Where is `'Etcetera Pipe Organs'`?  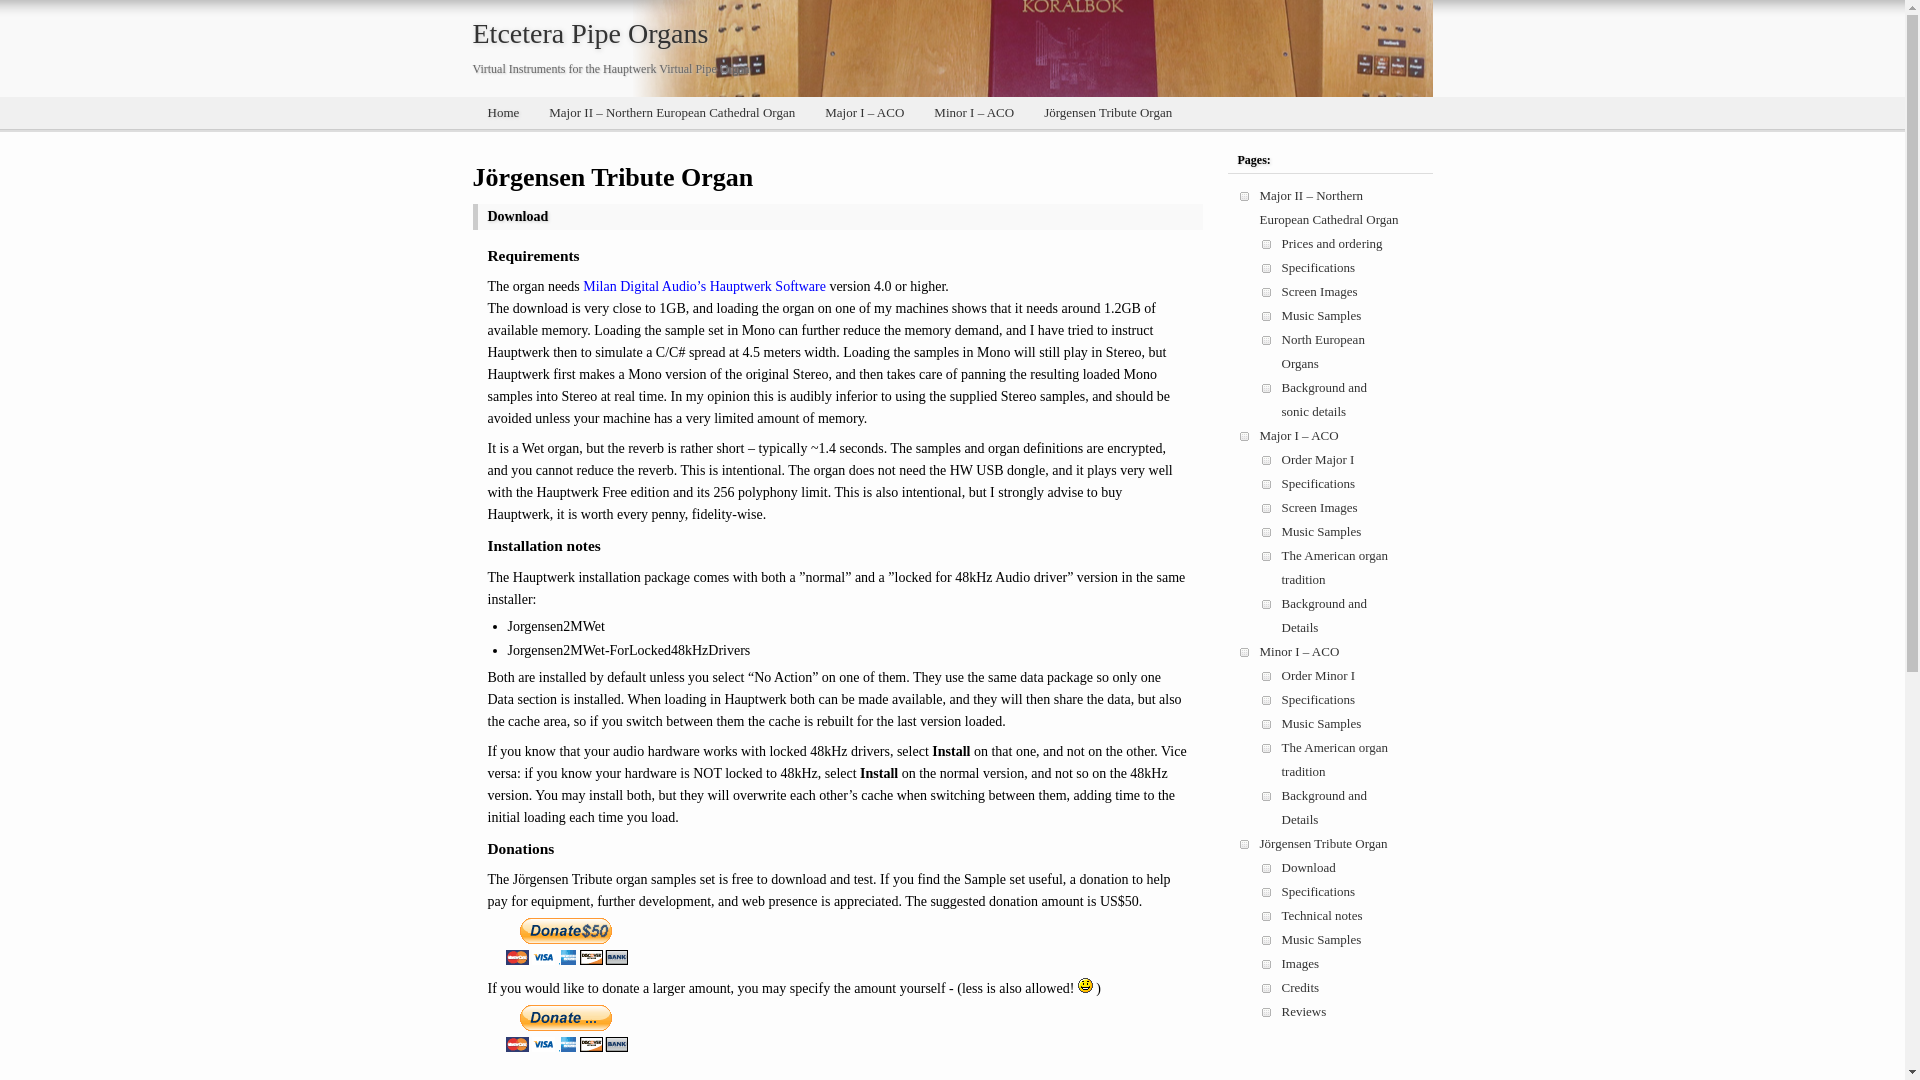 'Etcetera Pipe Organs' is located at coordinates (589, 33).